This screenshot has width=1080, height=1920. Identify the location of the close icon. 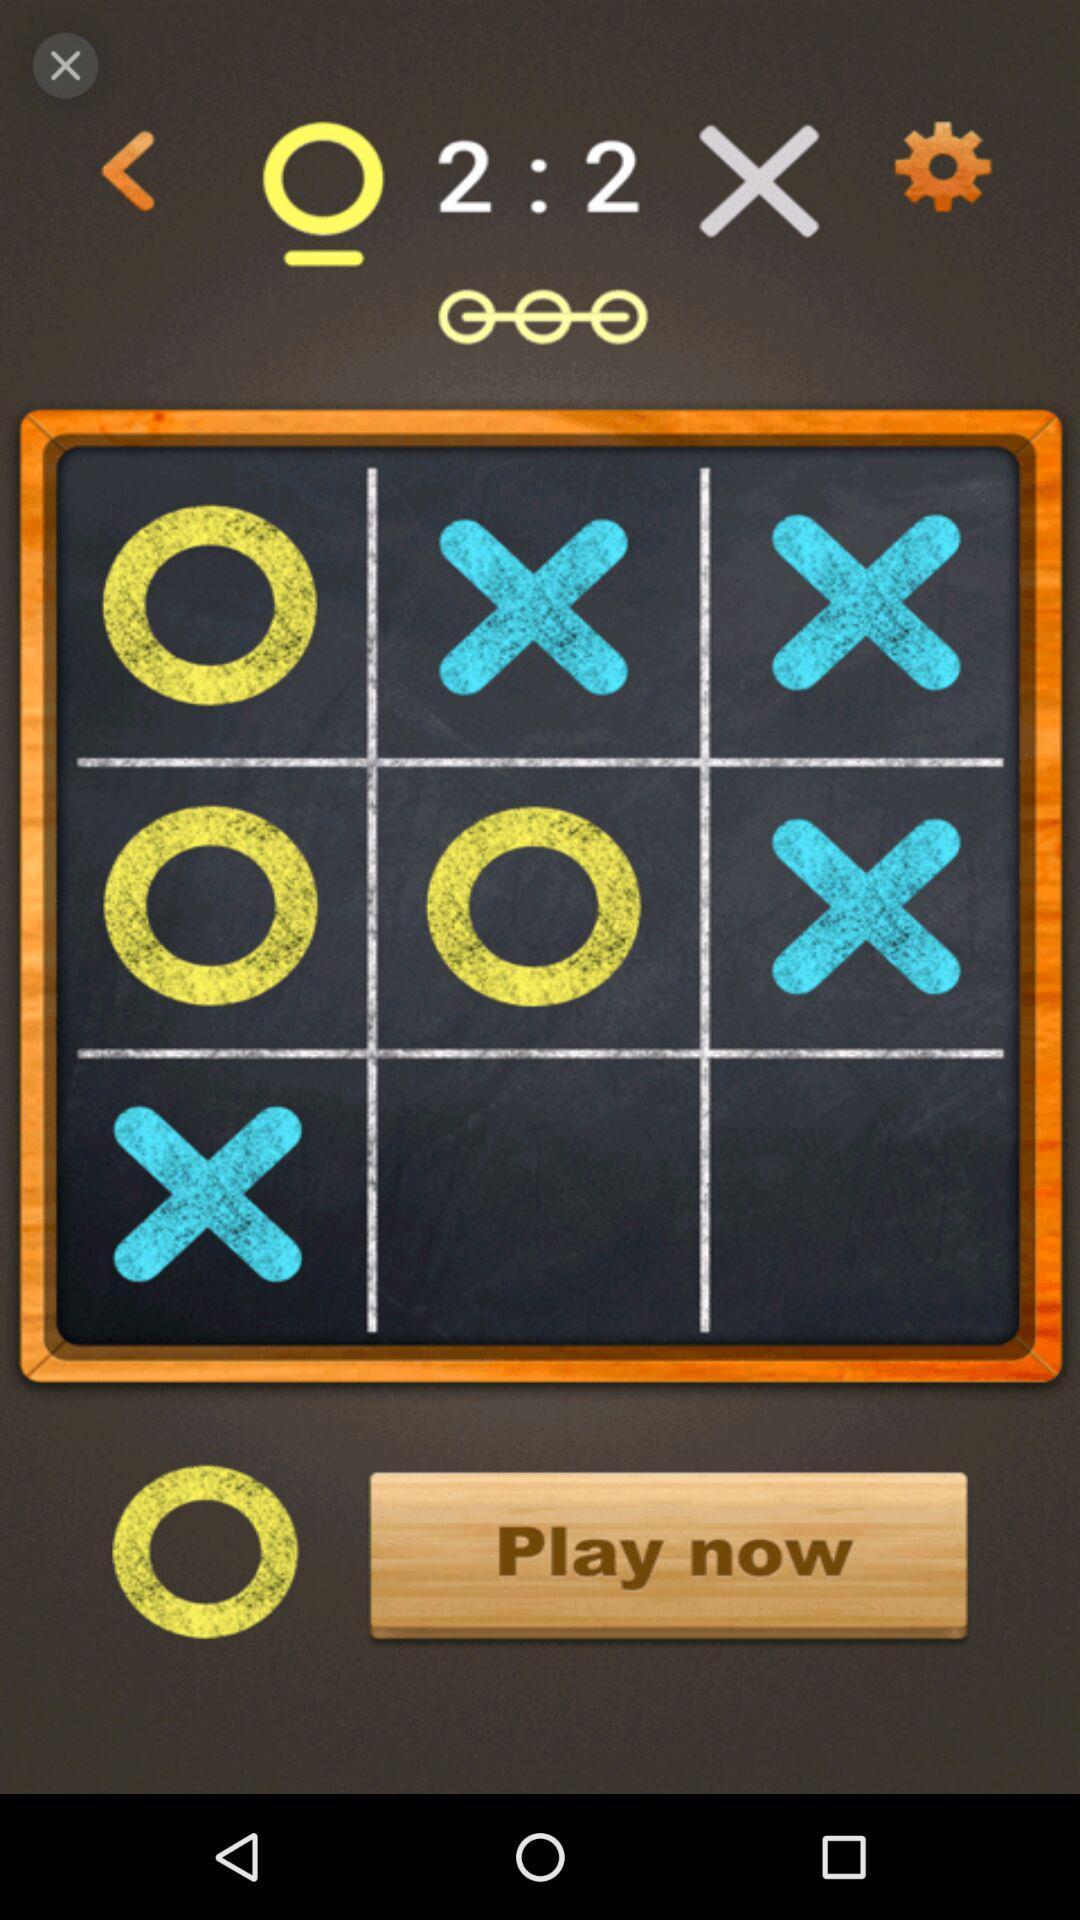
(64, 65).